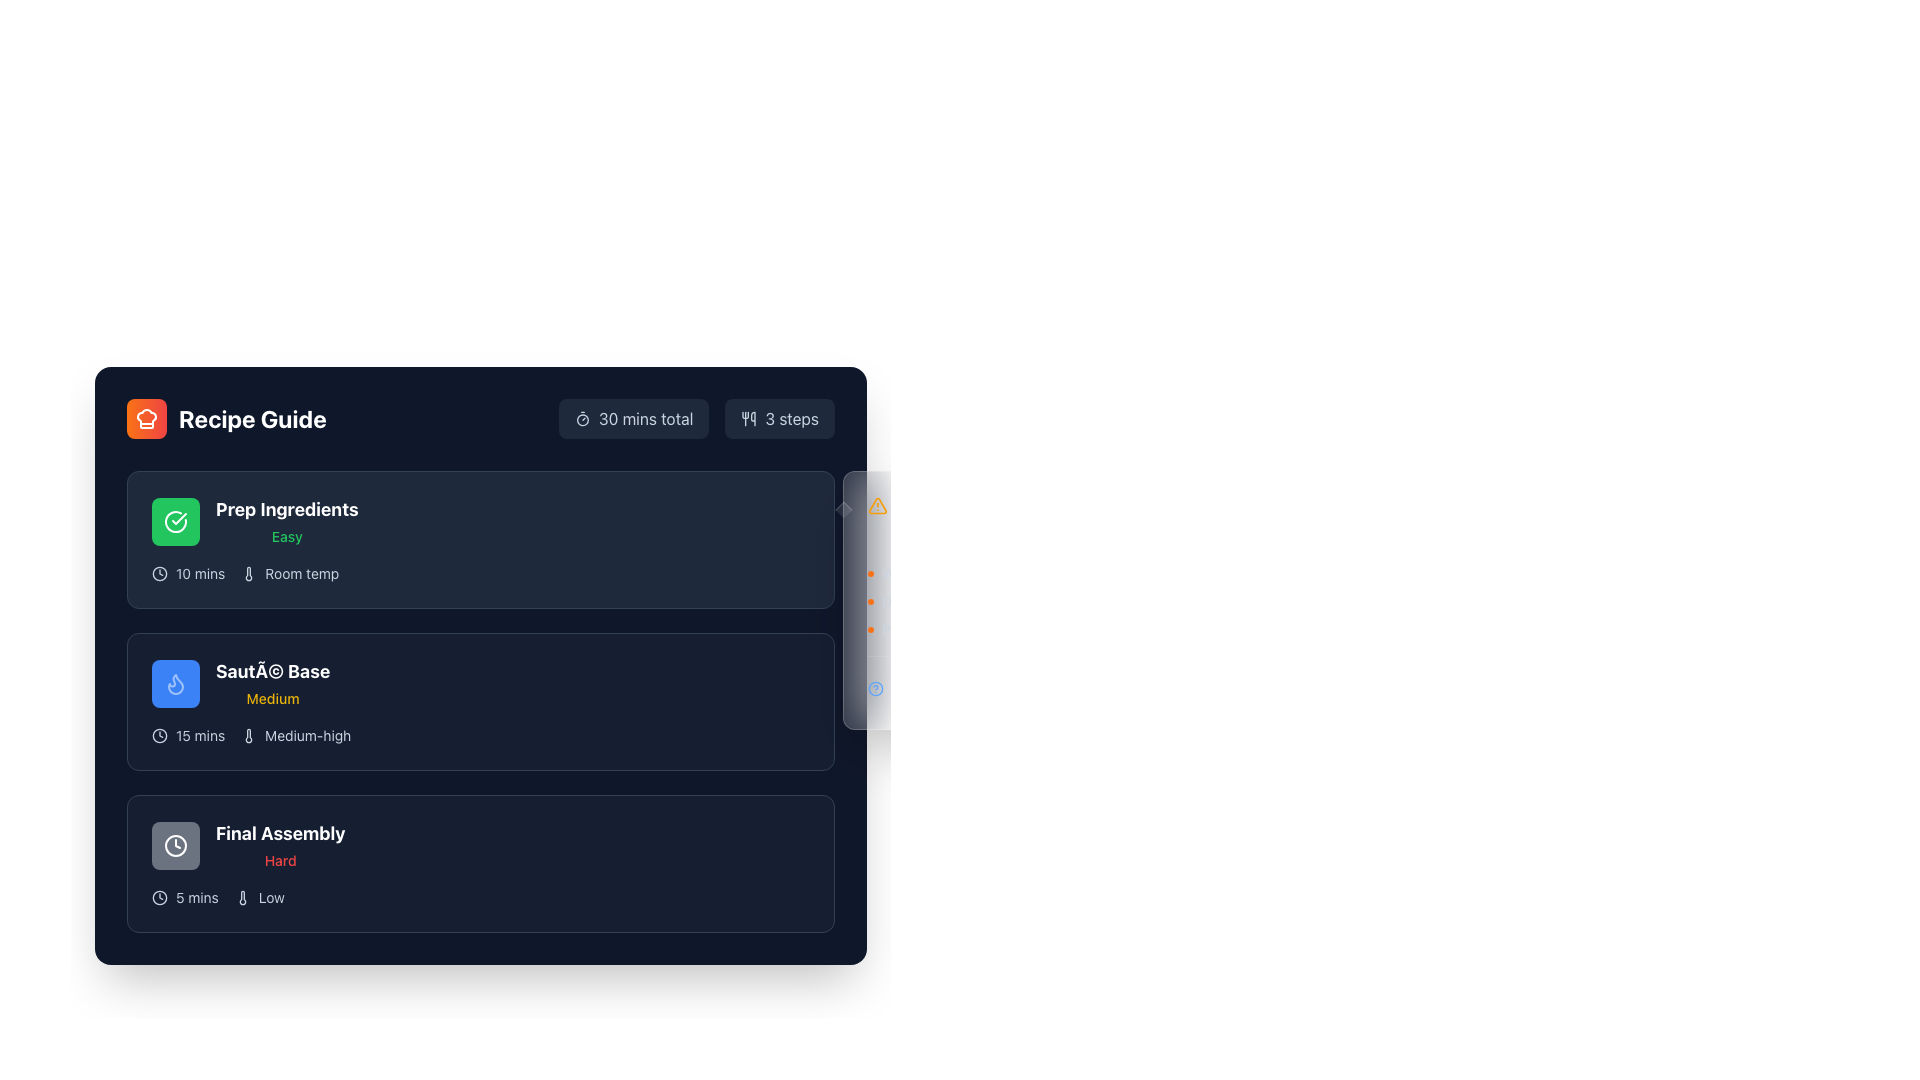 This screenshot has width=1920, height=1080. Describe the element at coordinates (633, 418) in the screenshot. I see `the label displaying '30 mins total' with a slate-blue background, which is located to the left of the '3 steps' element` at that location.